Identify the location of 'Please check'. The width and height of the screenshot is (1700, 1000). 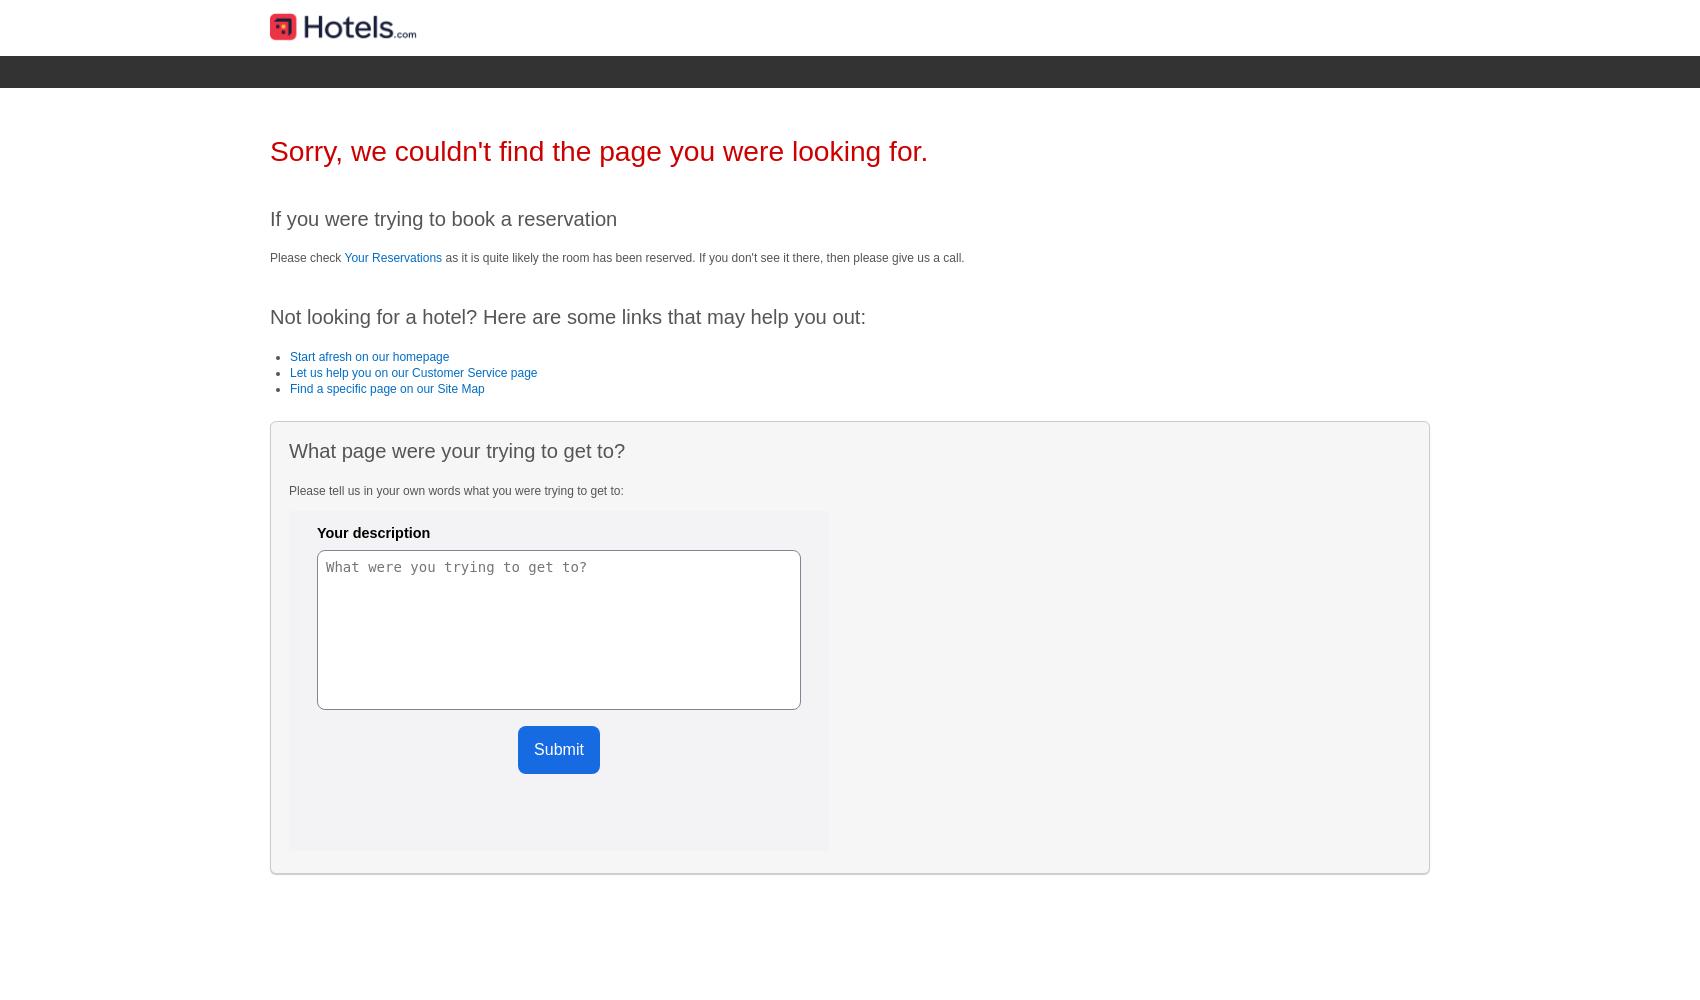
(307, 257).